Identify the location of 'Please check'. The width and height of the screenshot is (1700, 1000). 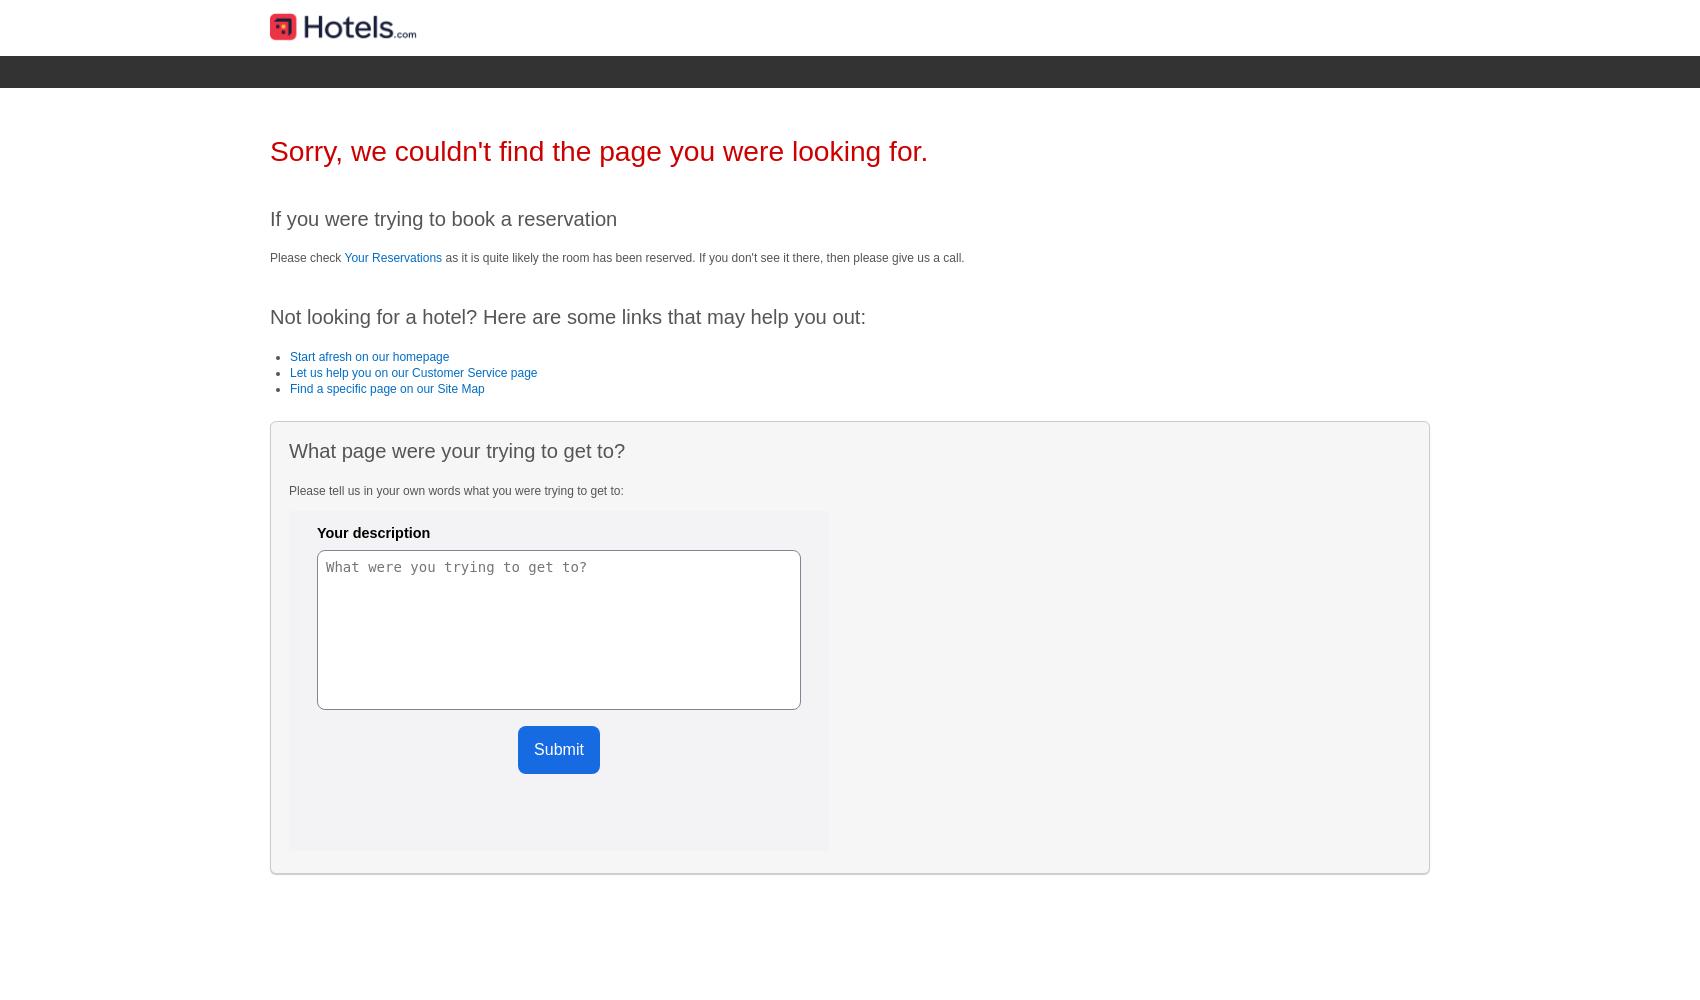
(307, 257).